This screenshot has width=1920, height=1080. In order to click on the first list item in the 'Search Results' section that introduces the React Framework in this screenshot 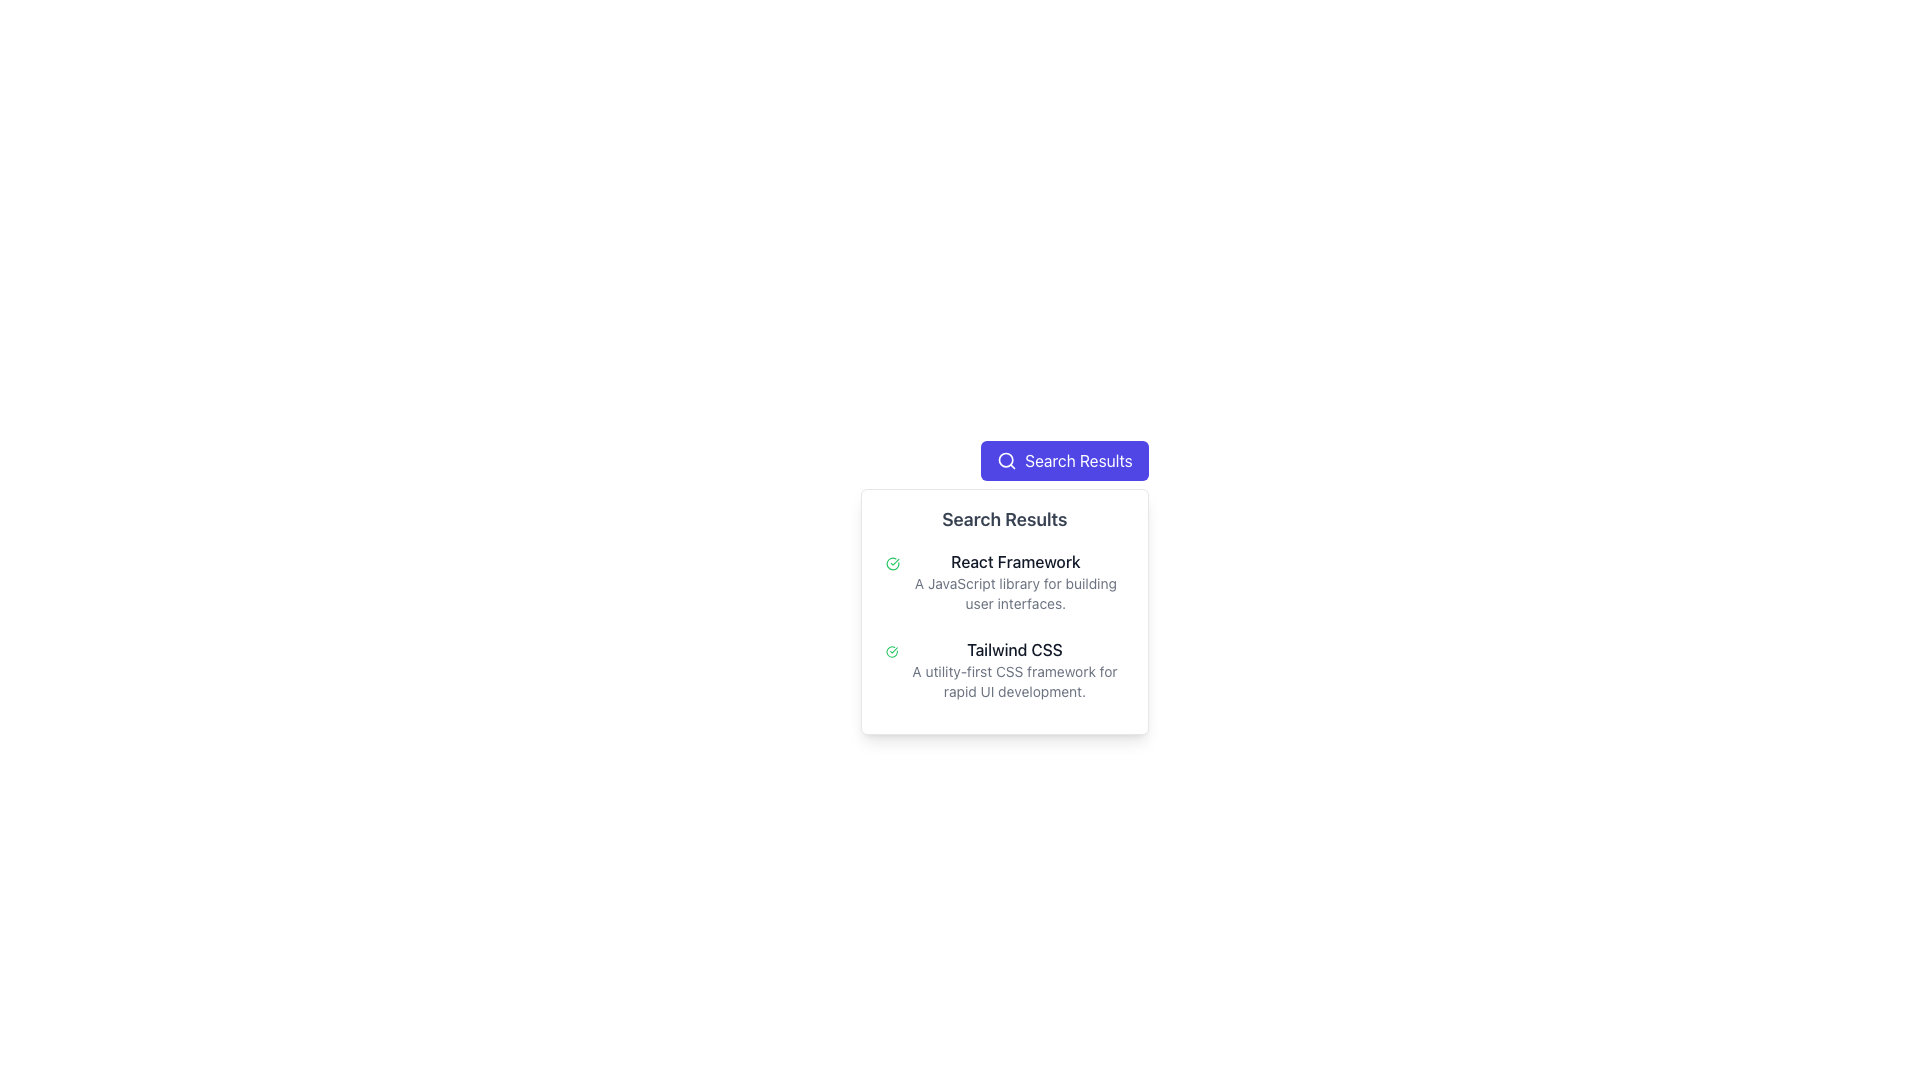, I will do `click(1004, 582)`.